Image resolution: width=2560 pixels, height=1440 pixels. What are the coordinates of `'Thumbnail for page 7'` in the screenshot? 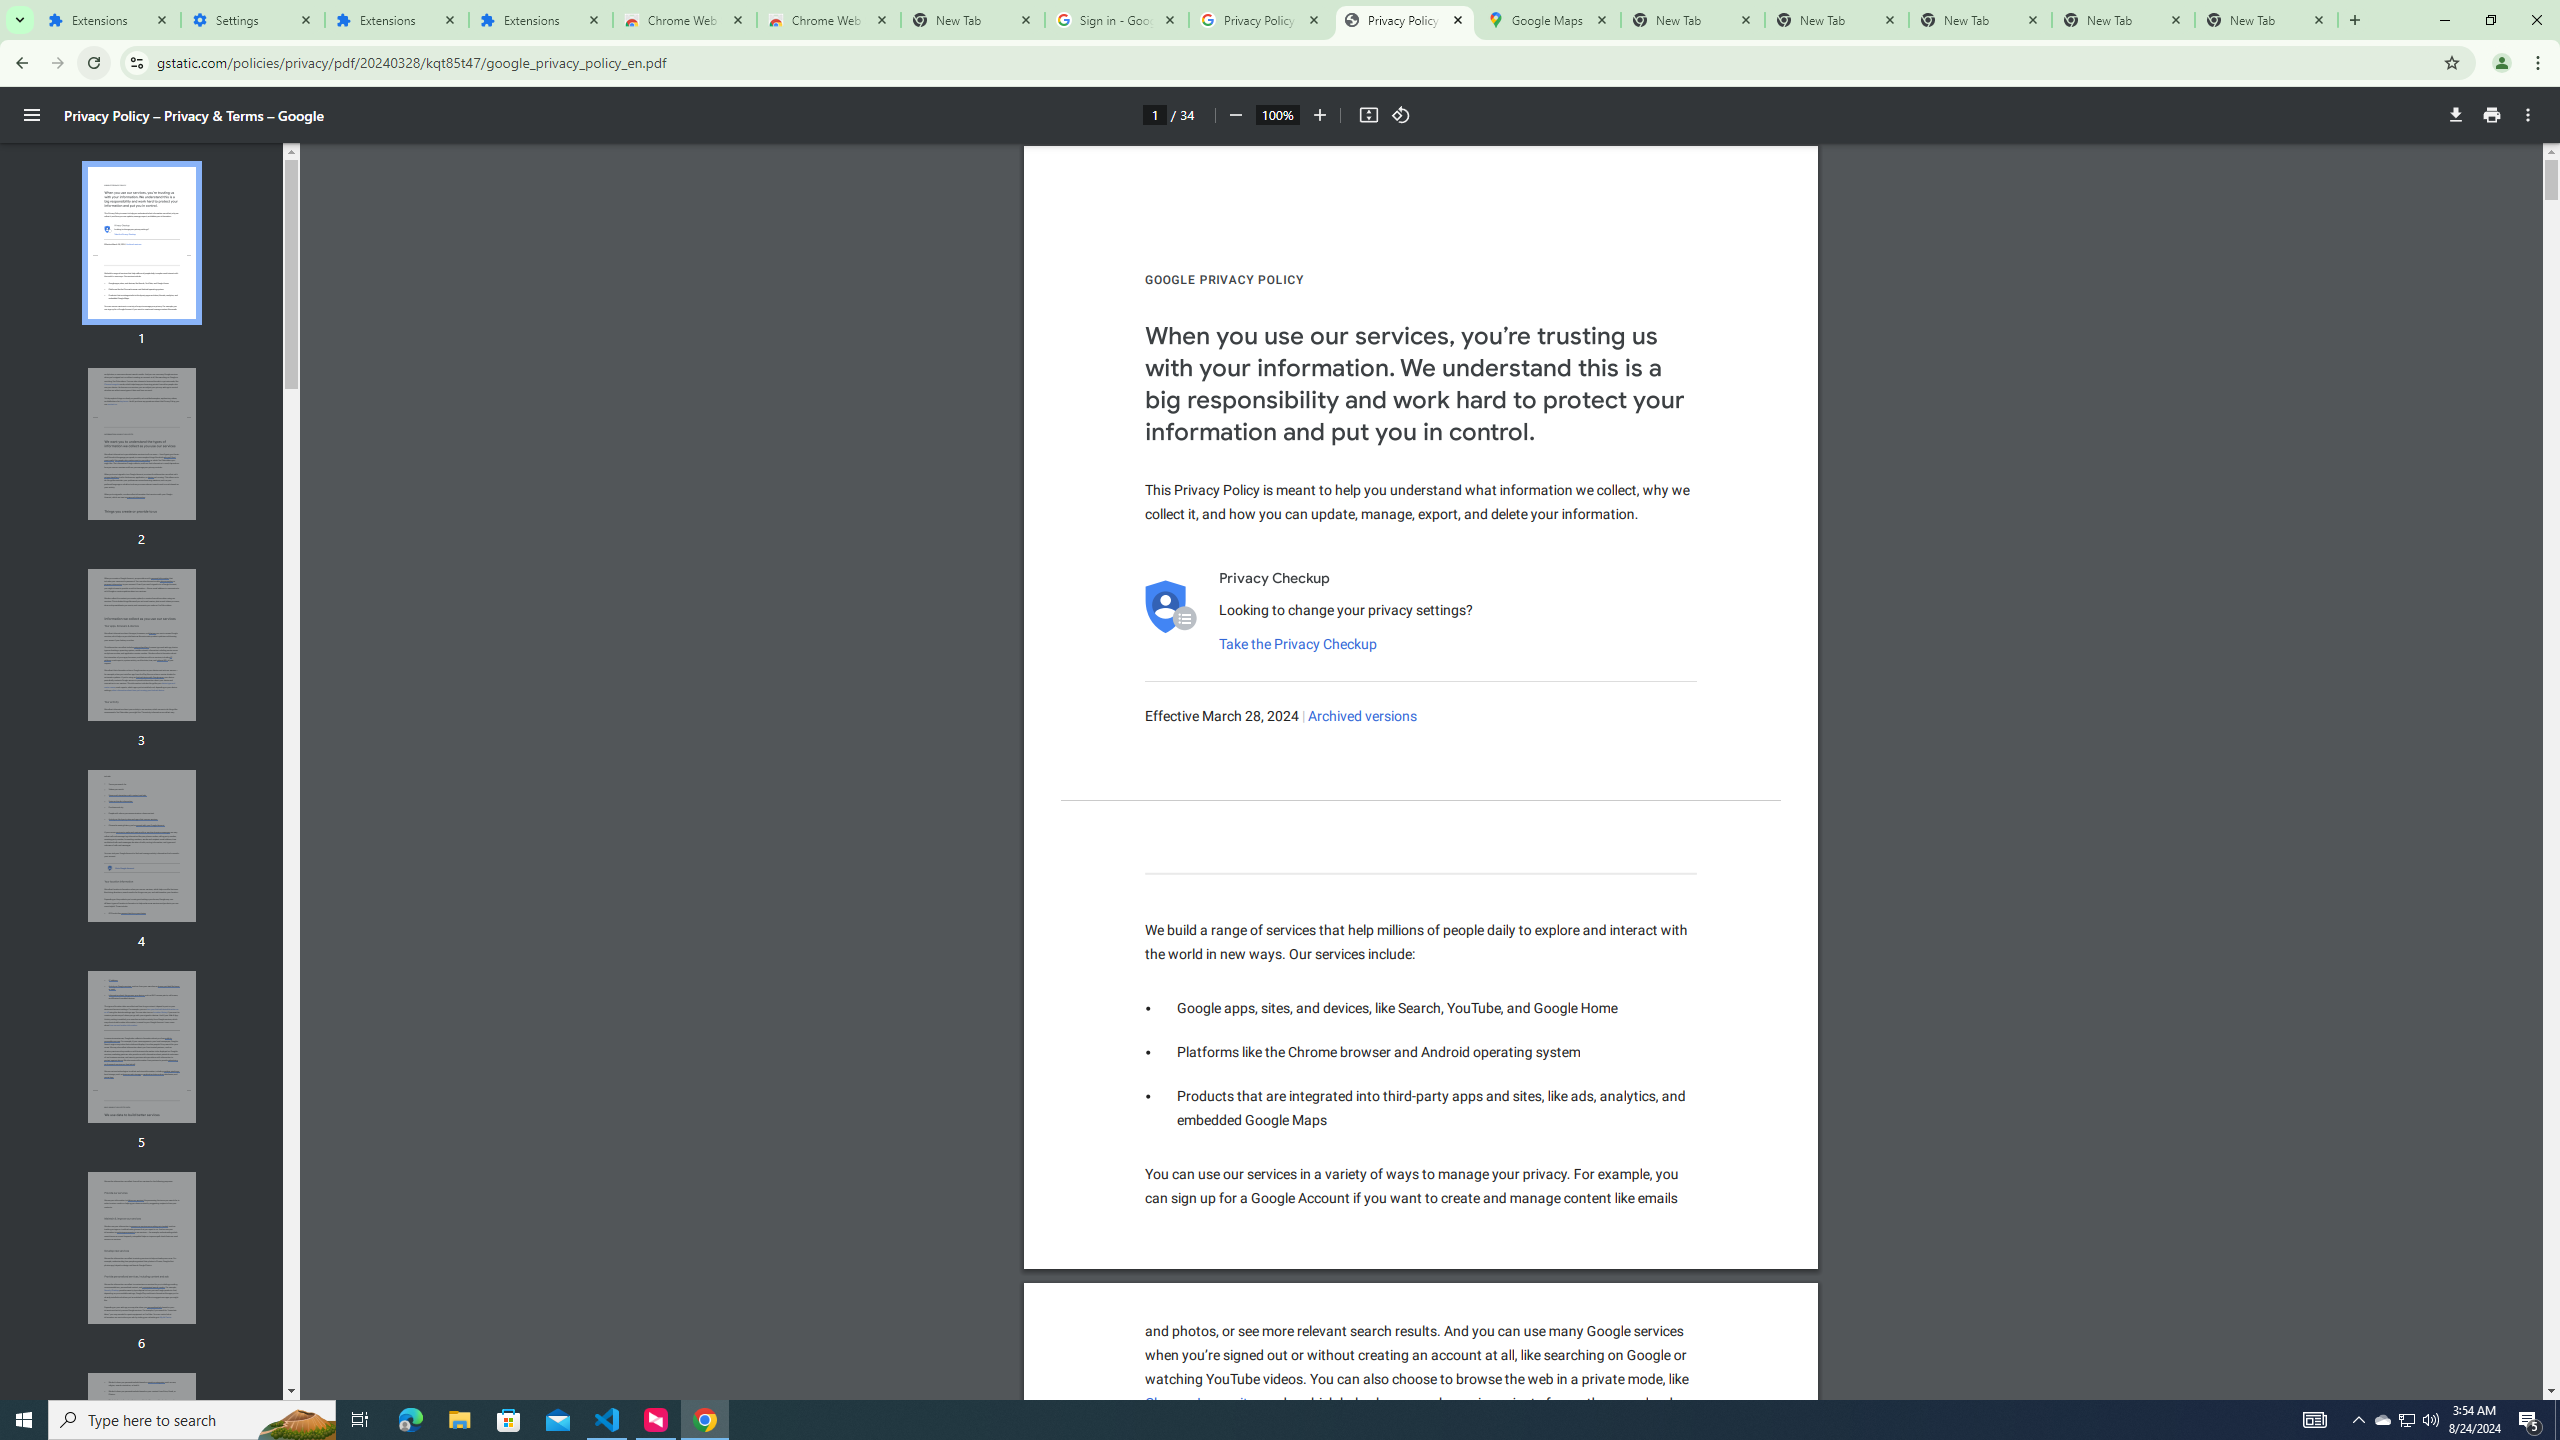 It's located at (142, 1440).